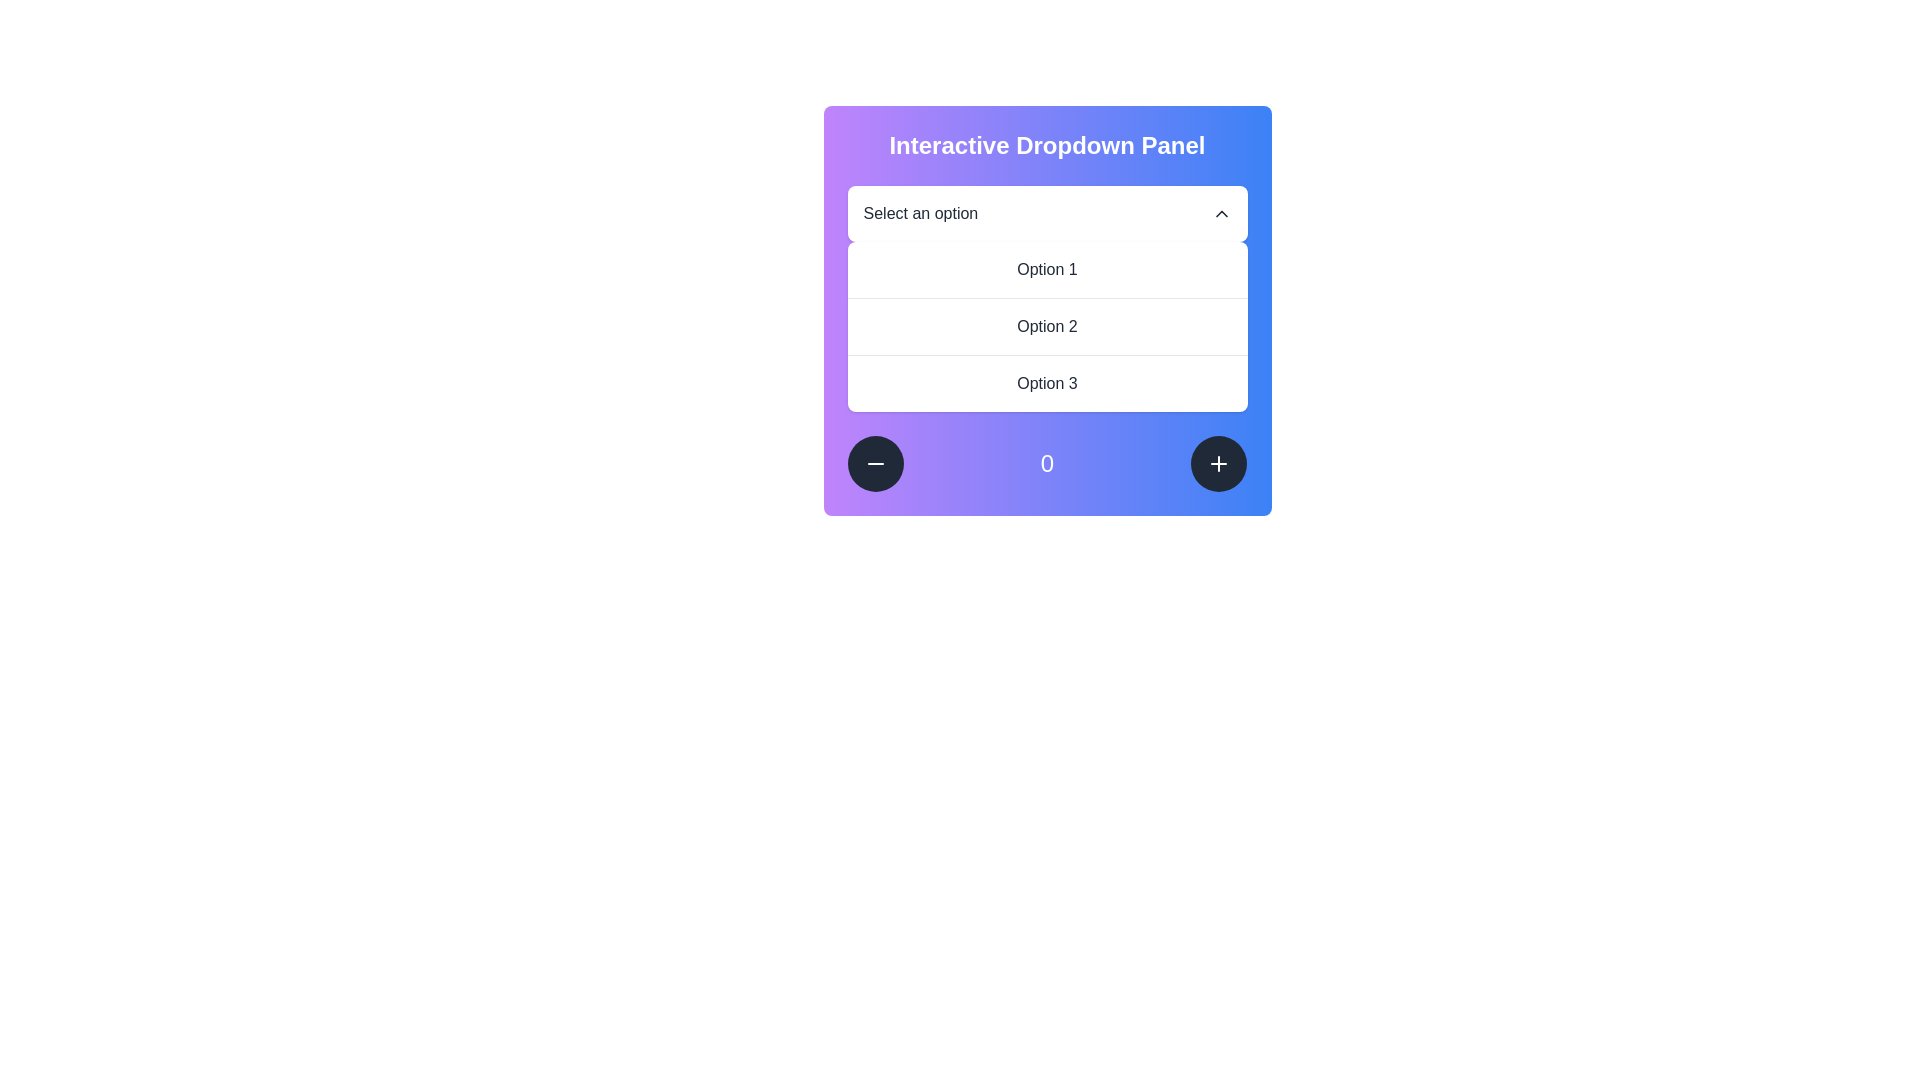 Image resolution: width=1920 pixels, height=1080 pixels. What do you see at coordinates (875, 463) in the screenshot?
I see `the decrement button located in the bottom-left corner of the interface, next to the number indicator '0'` at bounding box center [875, 463].